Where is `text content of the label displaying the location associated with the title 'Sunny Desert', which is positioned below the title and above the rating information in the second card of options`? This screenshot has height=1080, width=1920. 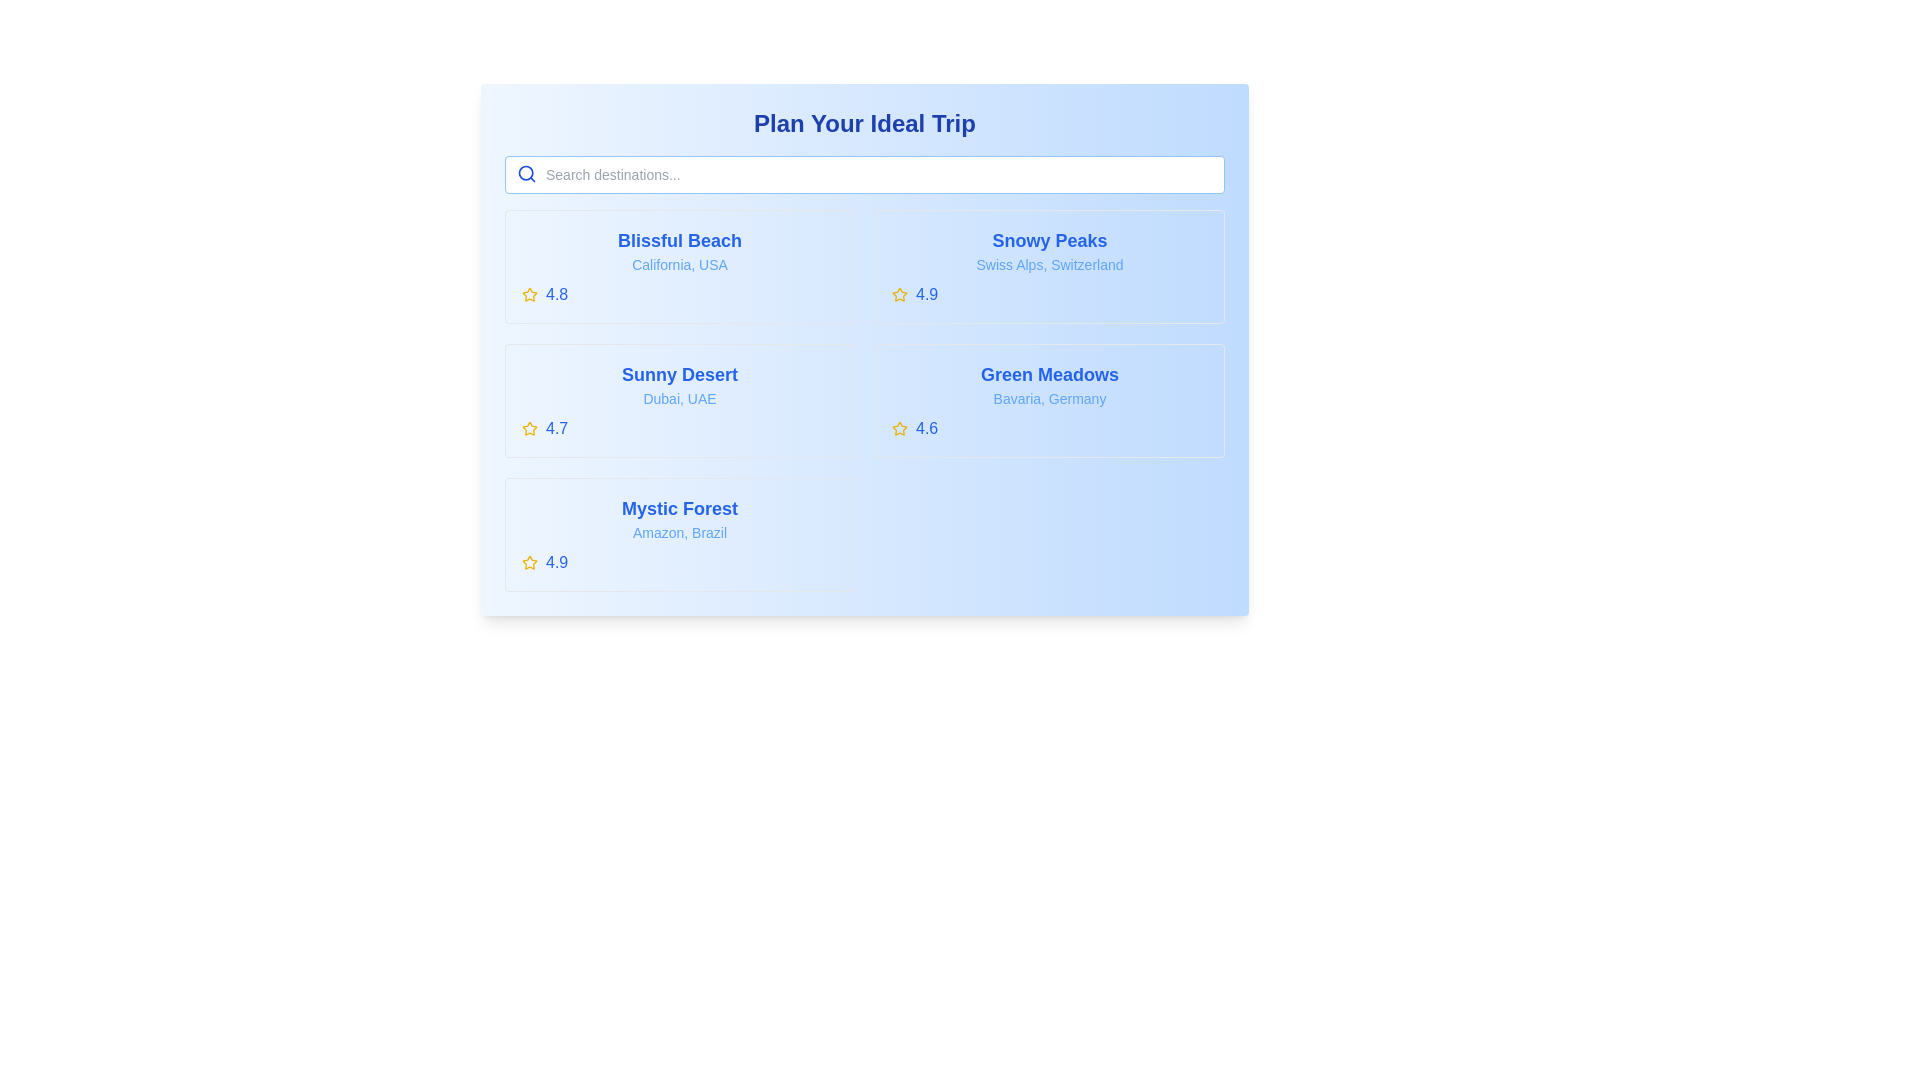 text content of the label displaying the location associated with the title 'Sunny Desert', which is positioned below the title and above the rating information in the second card of options is located at coordinates (680, 398).